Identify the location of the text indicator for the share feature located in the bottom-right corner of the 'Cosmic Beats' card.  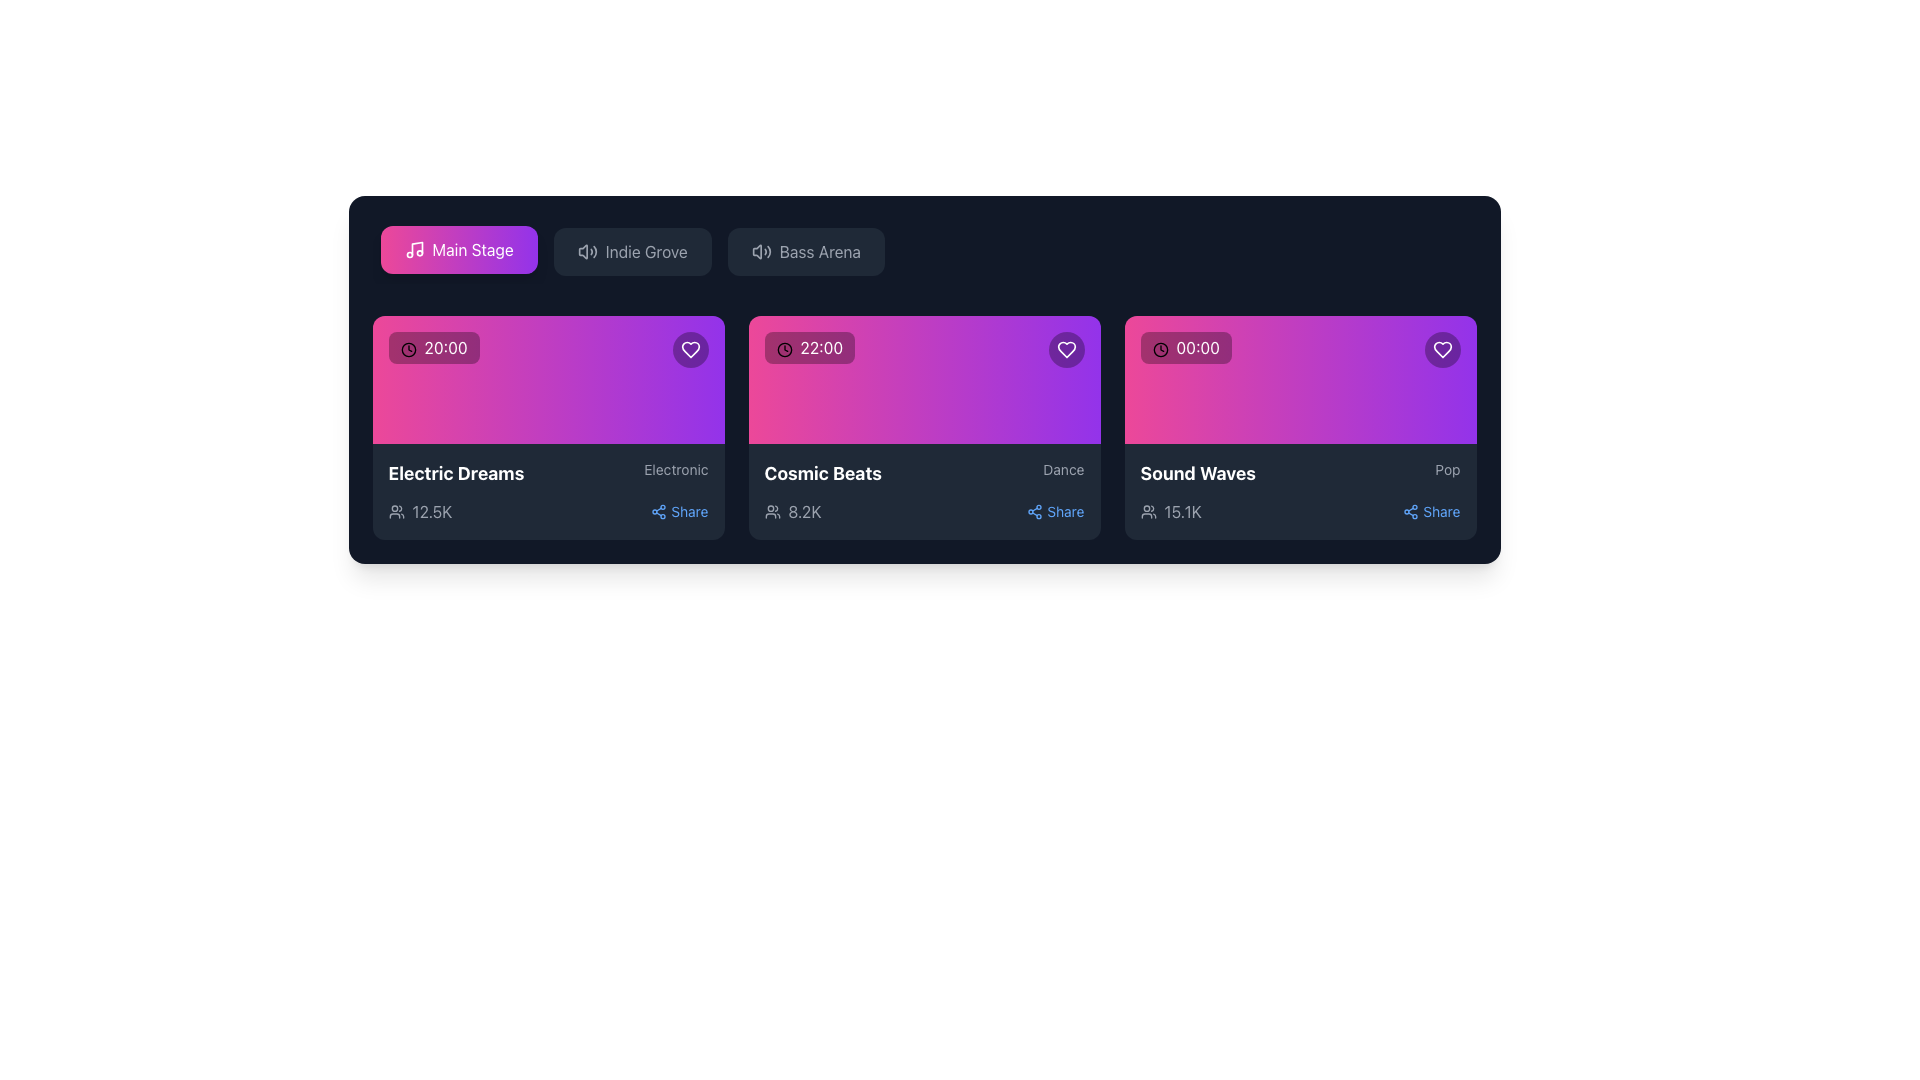
(1064, 511).